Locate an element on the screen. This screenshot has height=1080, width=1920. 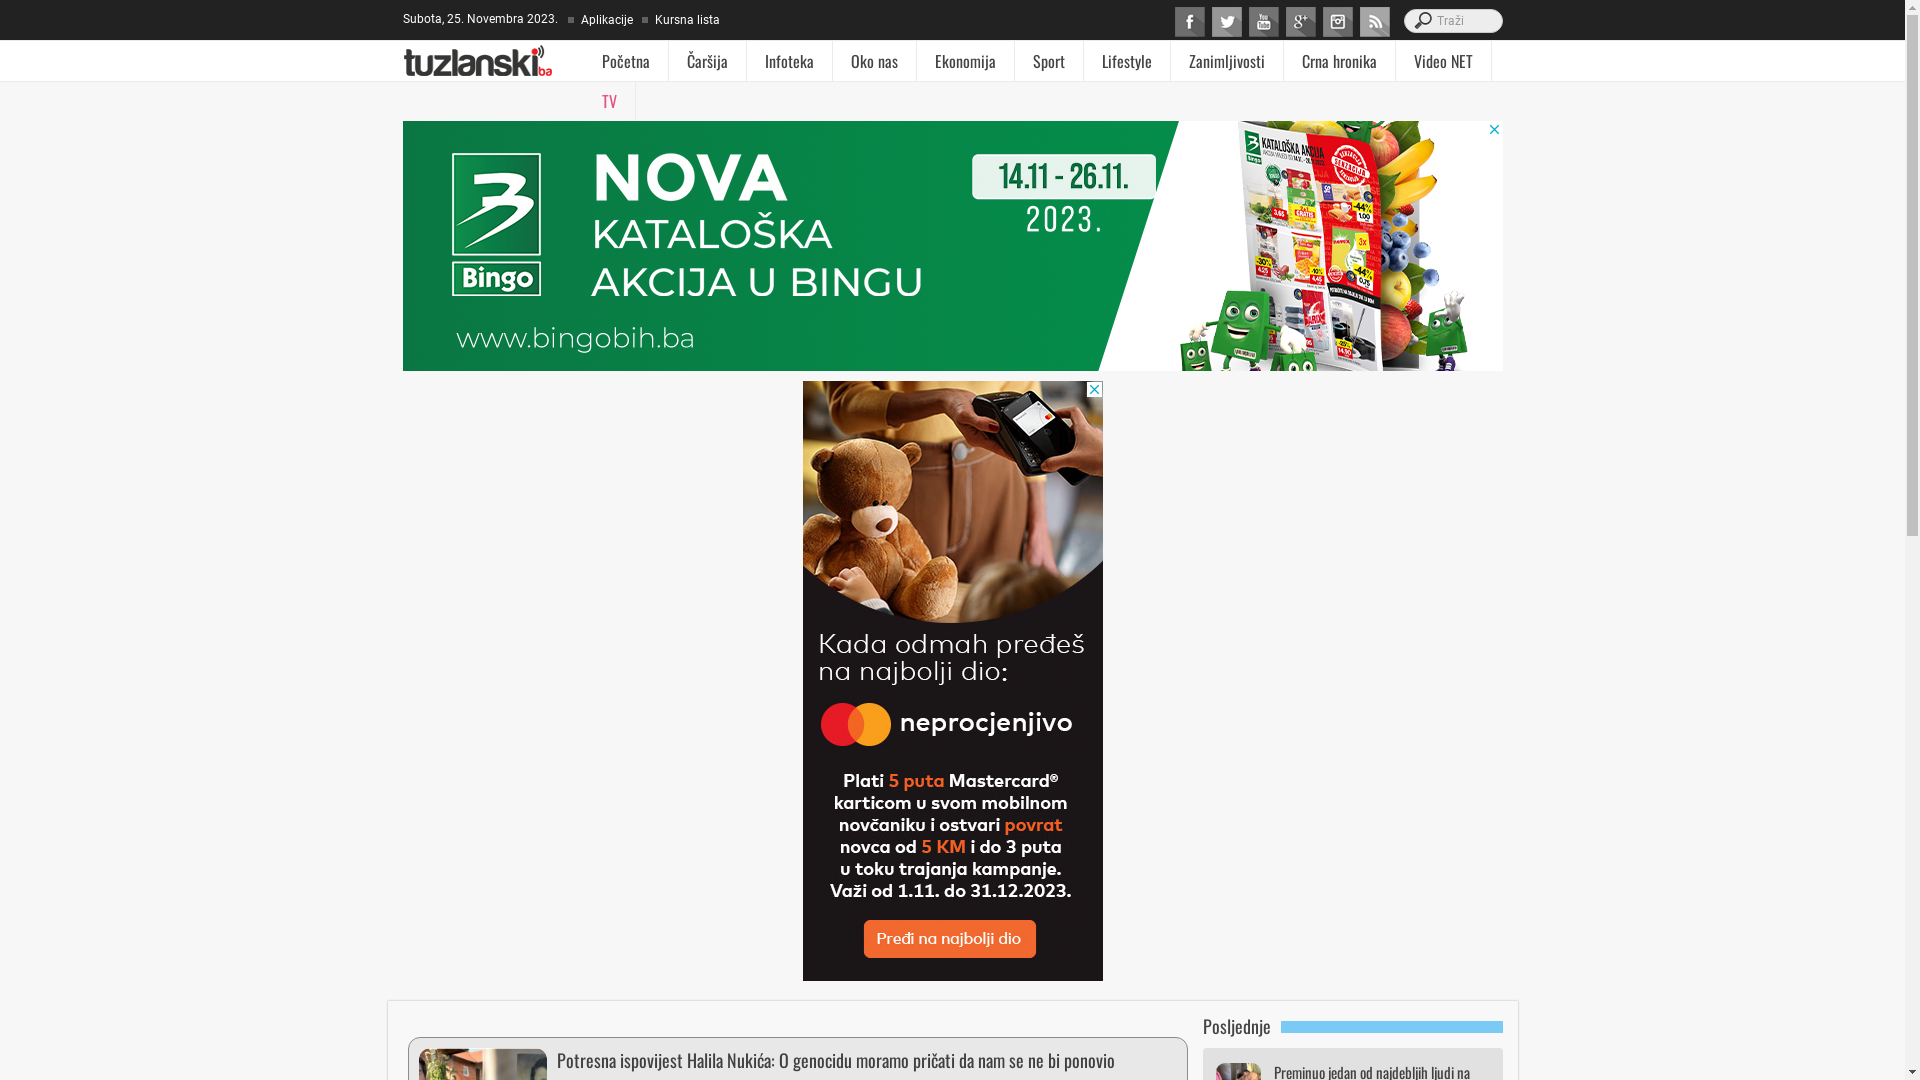
'Zanimljivosti' is located at coordinates (1226, 60).